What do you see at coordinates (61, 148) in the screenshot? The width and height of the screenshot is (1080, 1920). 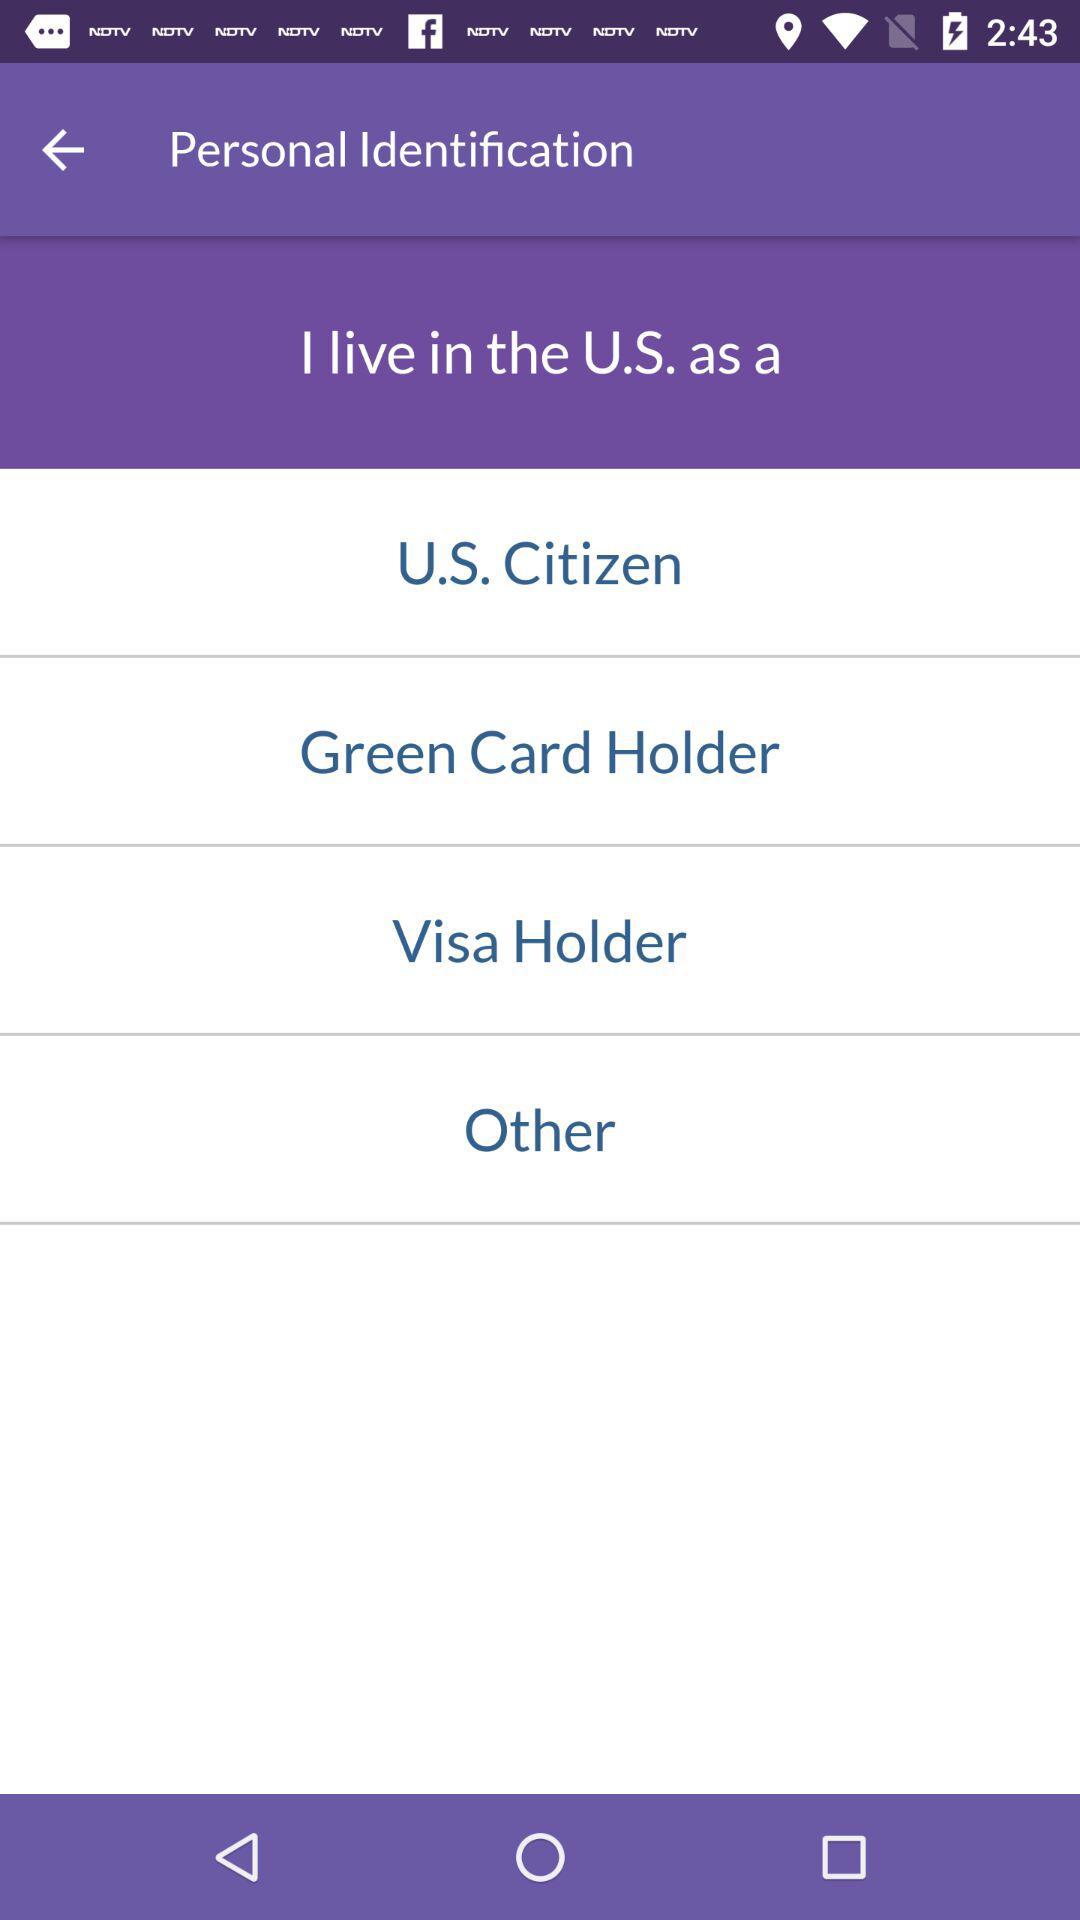 I see `go back` at bounding box center [61, 148].